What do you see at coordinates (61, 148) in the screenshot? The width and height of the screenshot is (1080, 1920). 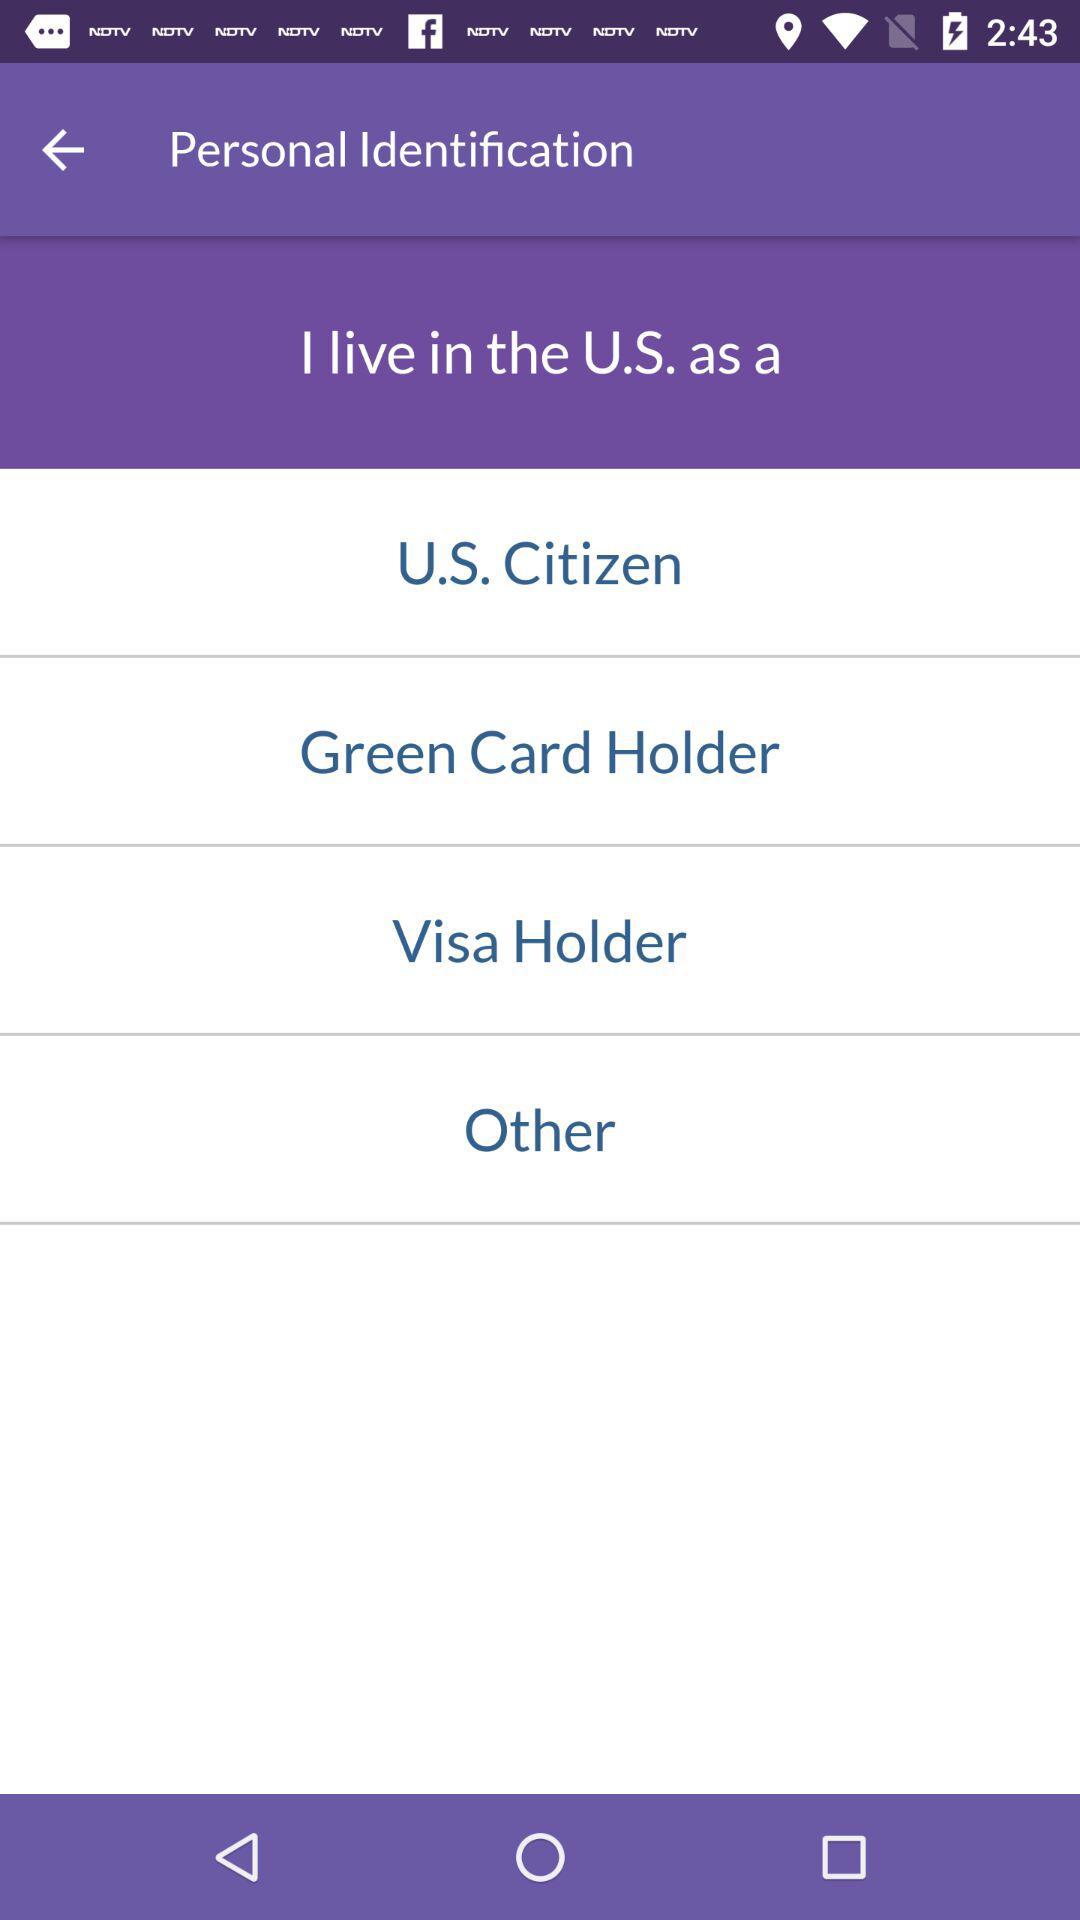 I see `go back` at bounding box center [61, 148].